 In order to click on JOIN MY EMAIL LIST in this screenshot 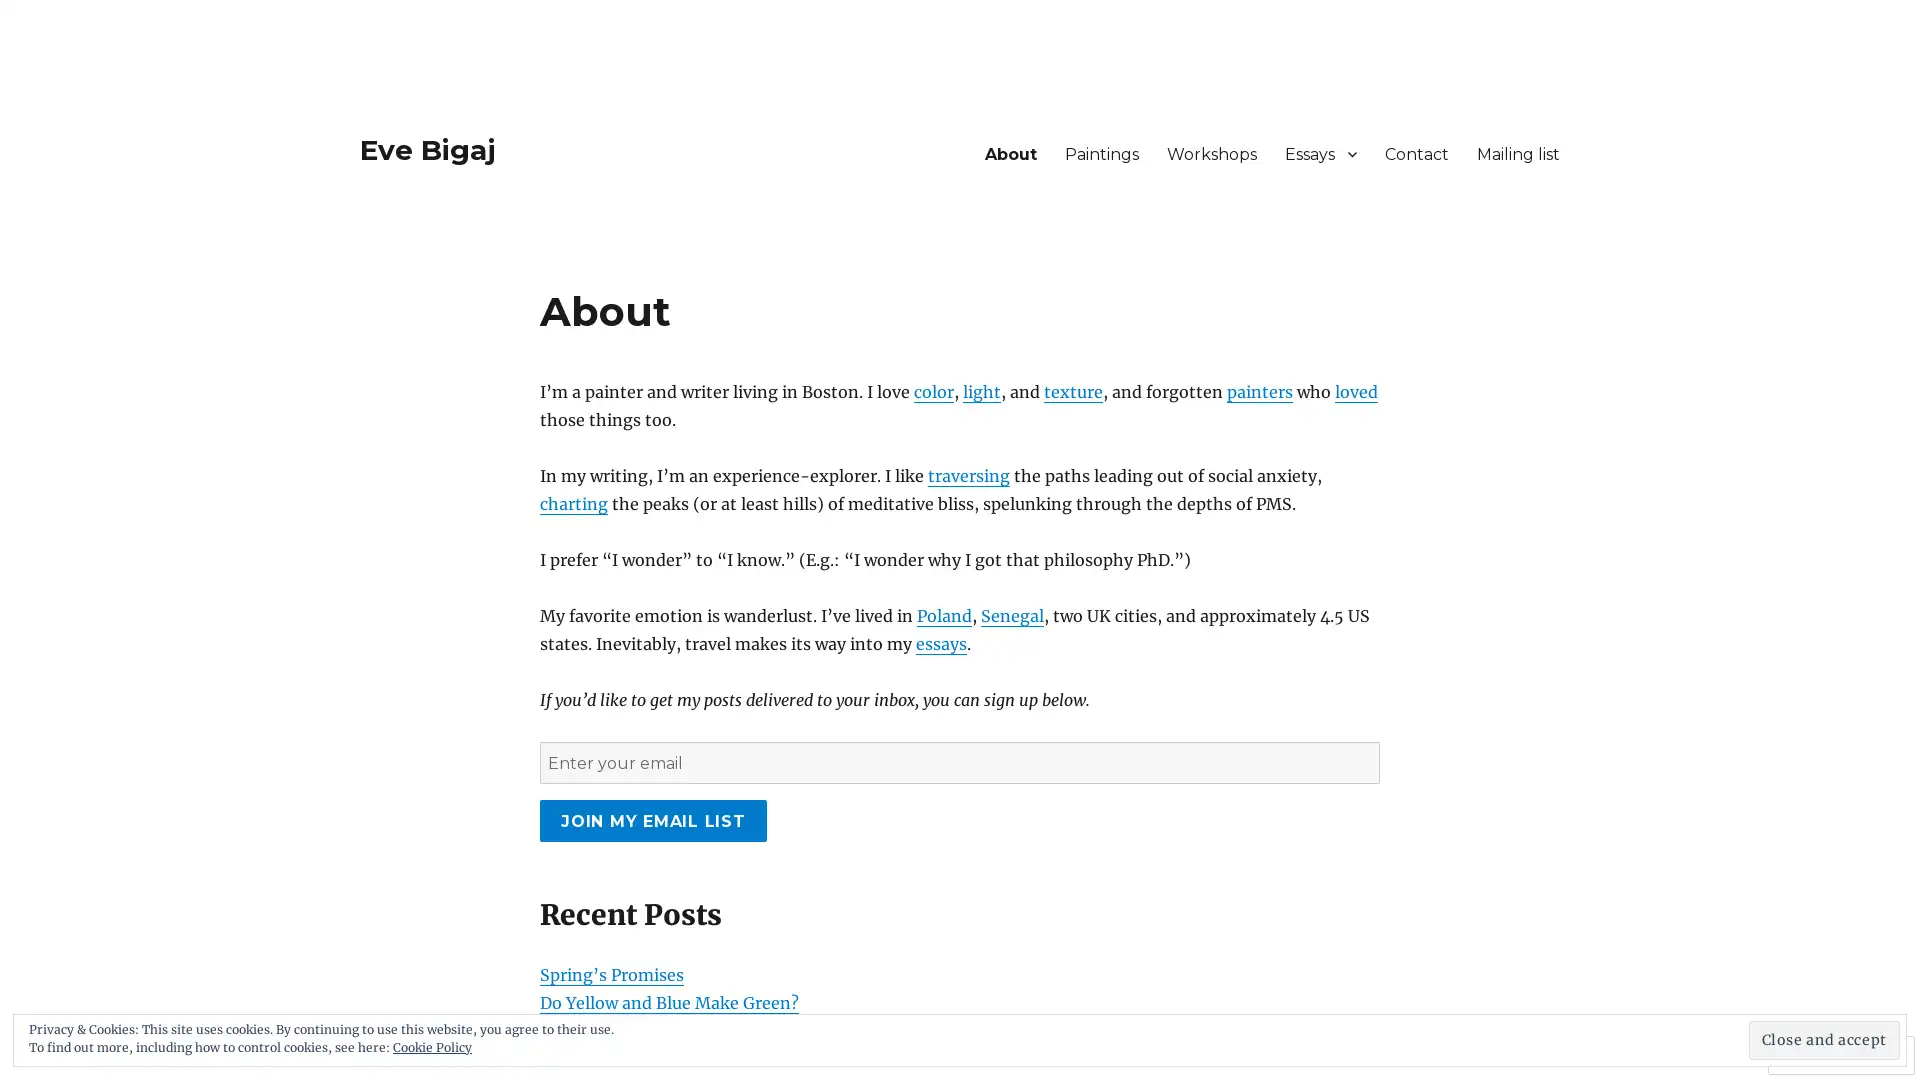, I will do `click(652, 821)`.